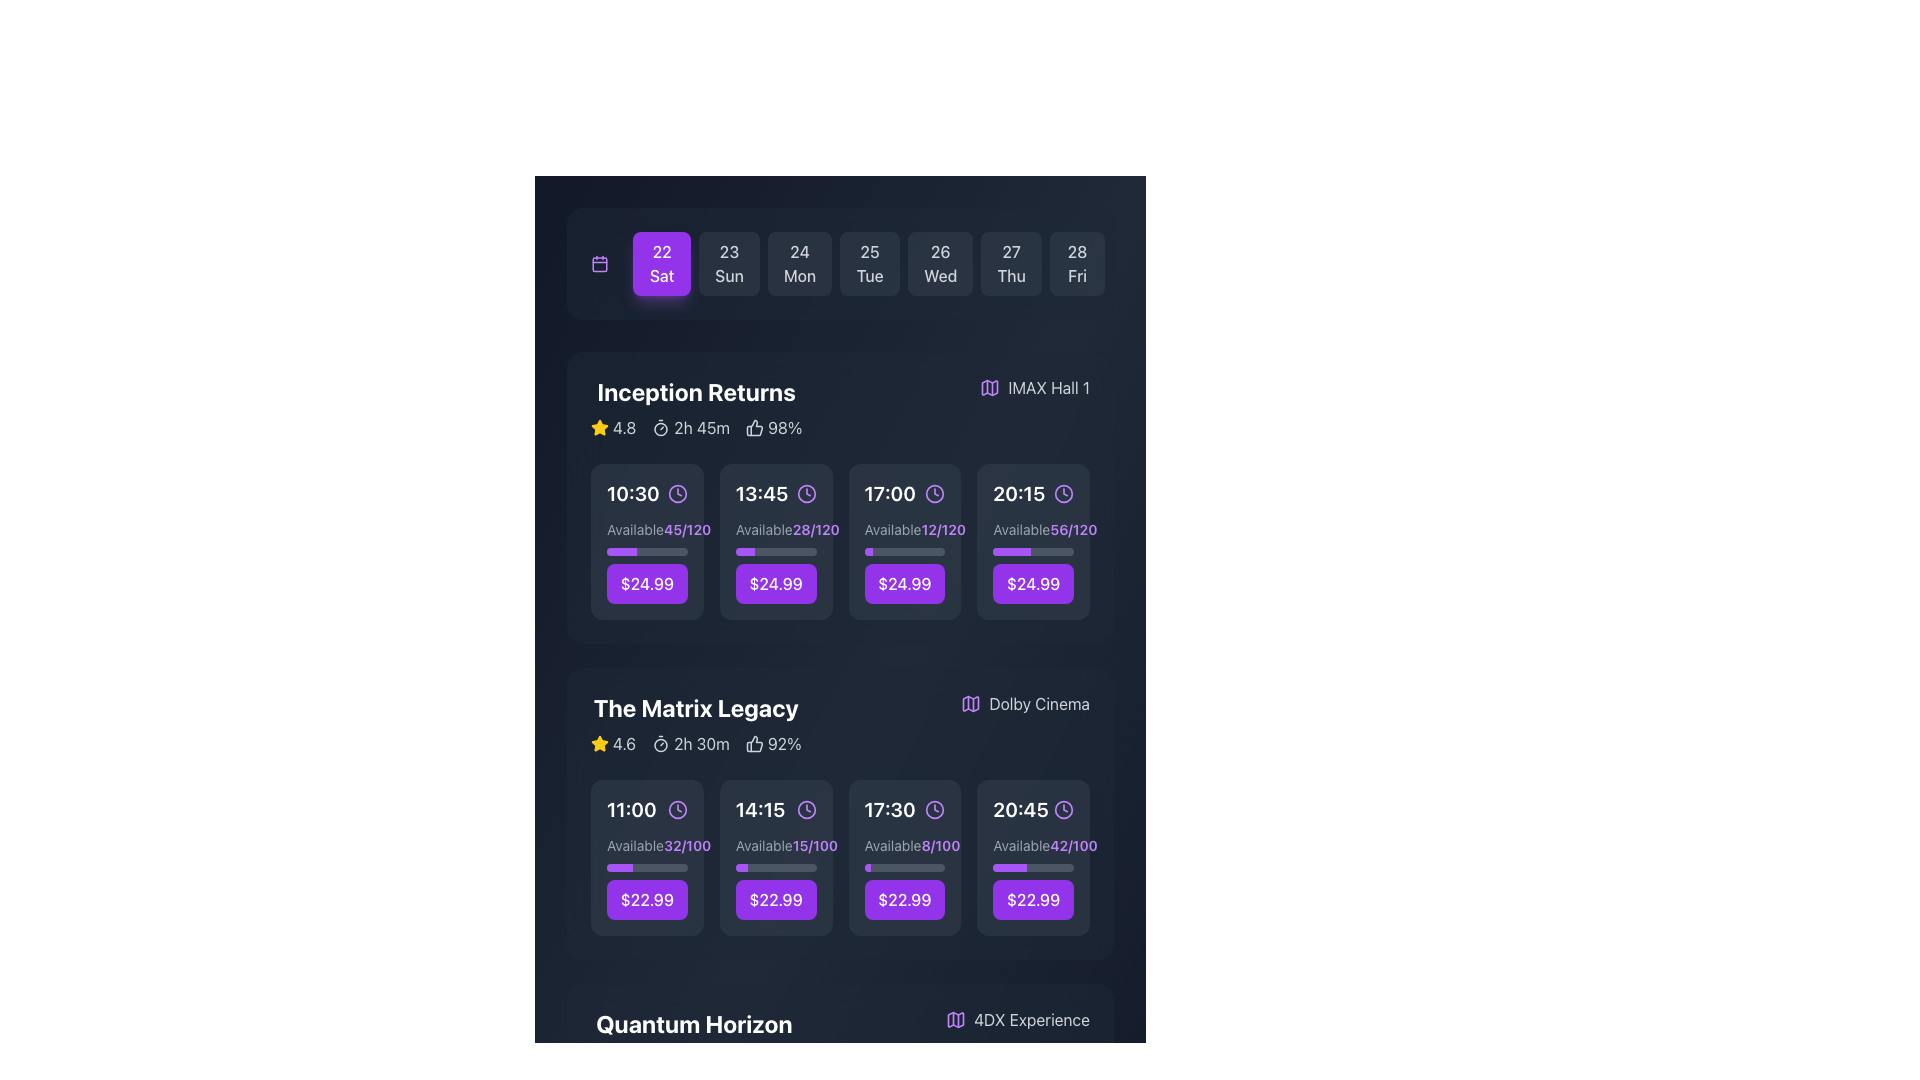 The image size is (1920, 1080). Describe the element at coordinates (630, 810) in the screenshot. I see `time displayed in the text element that shows '11:00' in bold white text on a dark background, located in the second row of movie showtimes under 'The Matrix Legacy'` at that location.